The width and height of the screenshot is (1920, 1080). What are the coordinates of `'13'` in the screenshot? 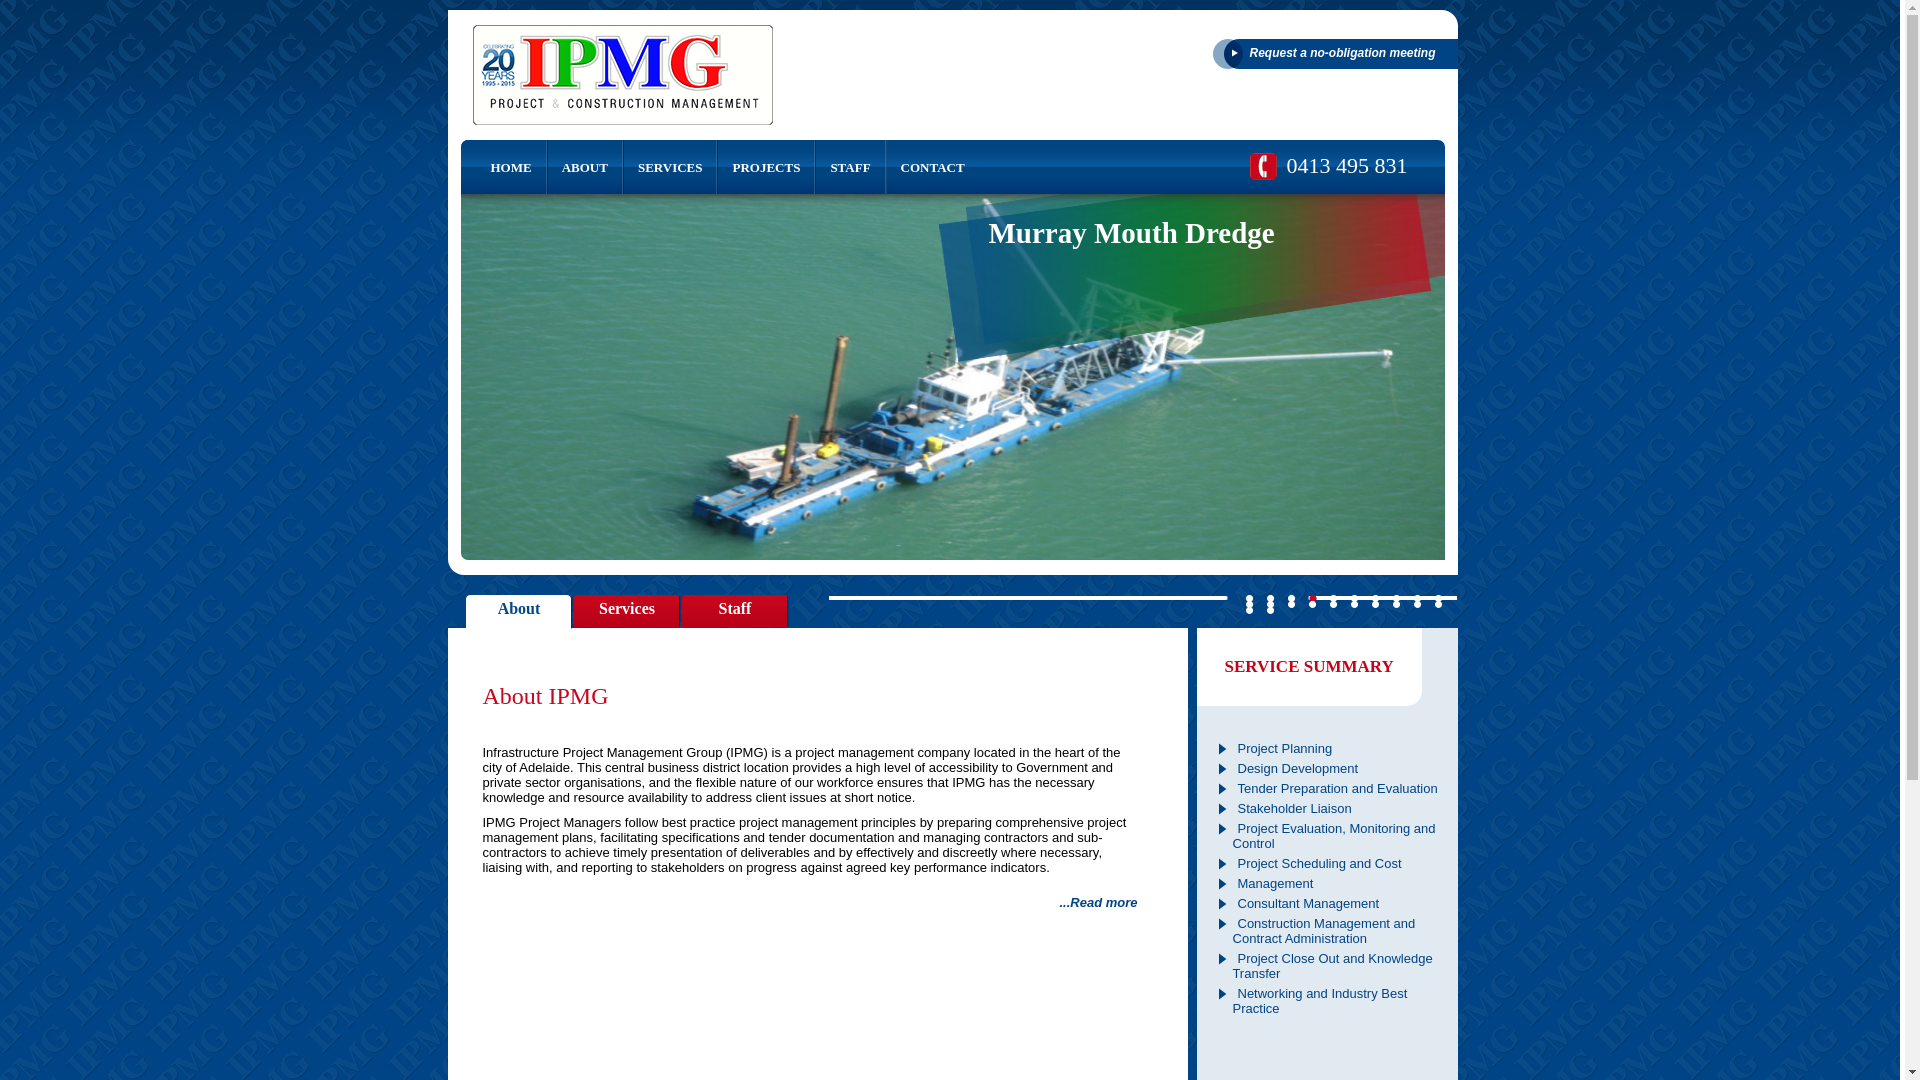 It's located at (1291, 603).